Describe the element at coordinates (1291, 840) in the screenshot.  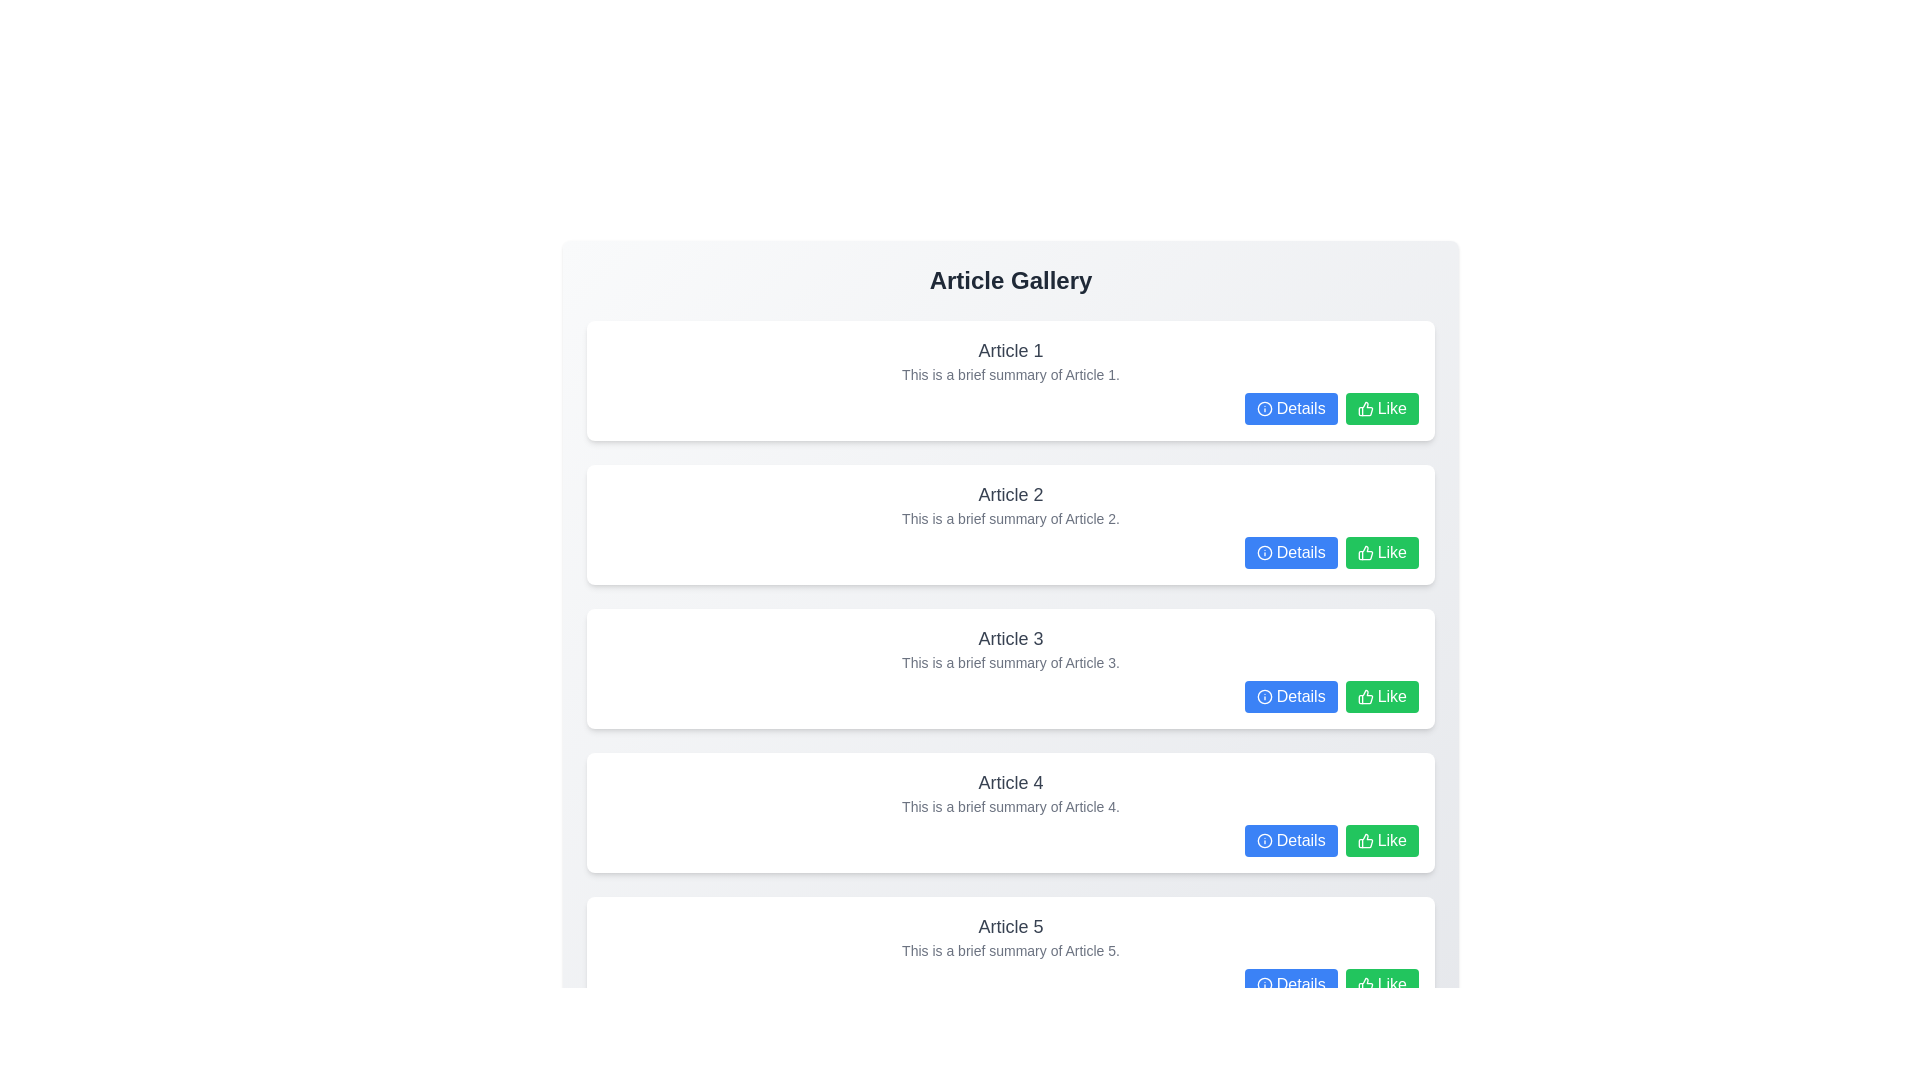
I see `the blue rounded rectangle button labeled 'Details' with an information icon on the left` at that location.